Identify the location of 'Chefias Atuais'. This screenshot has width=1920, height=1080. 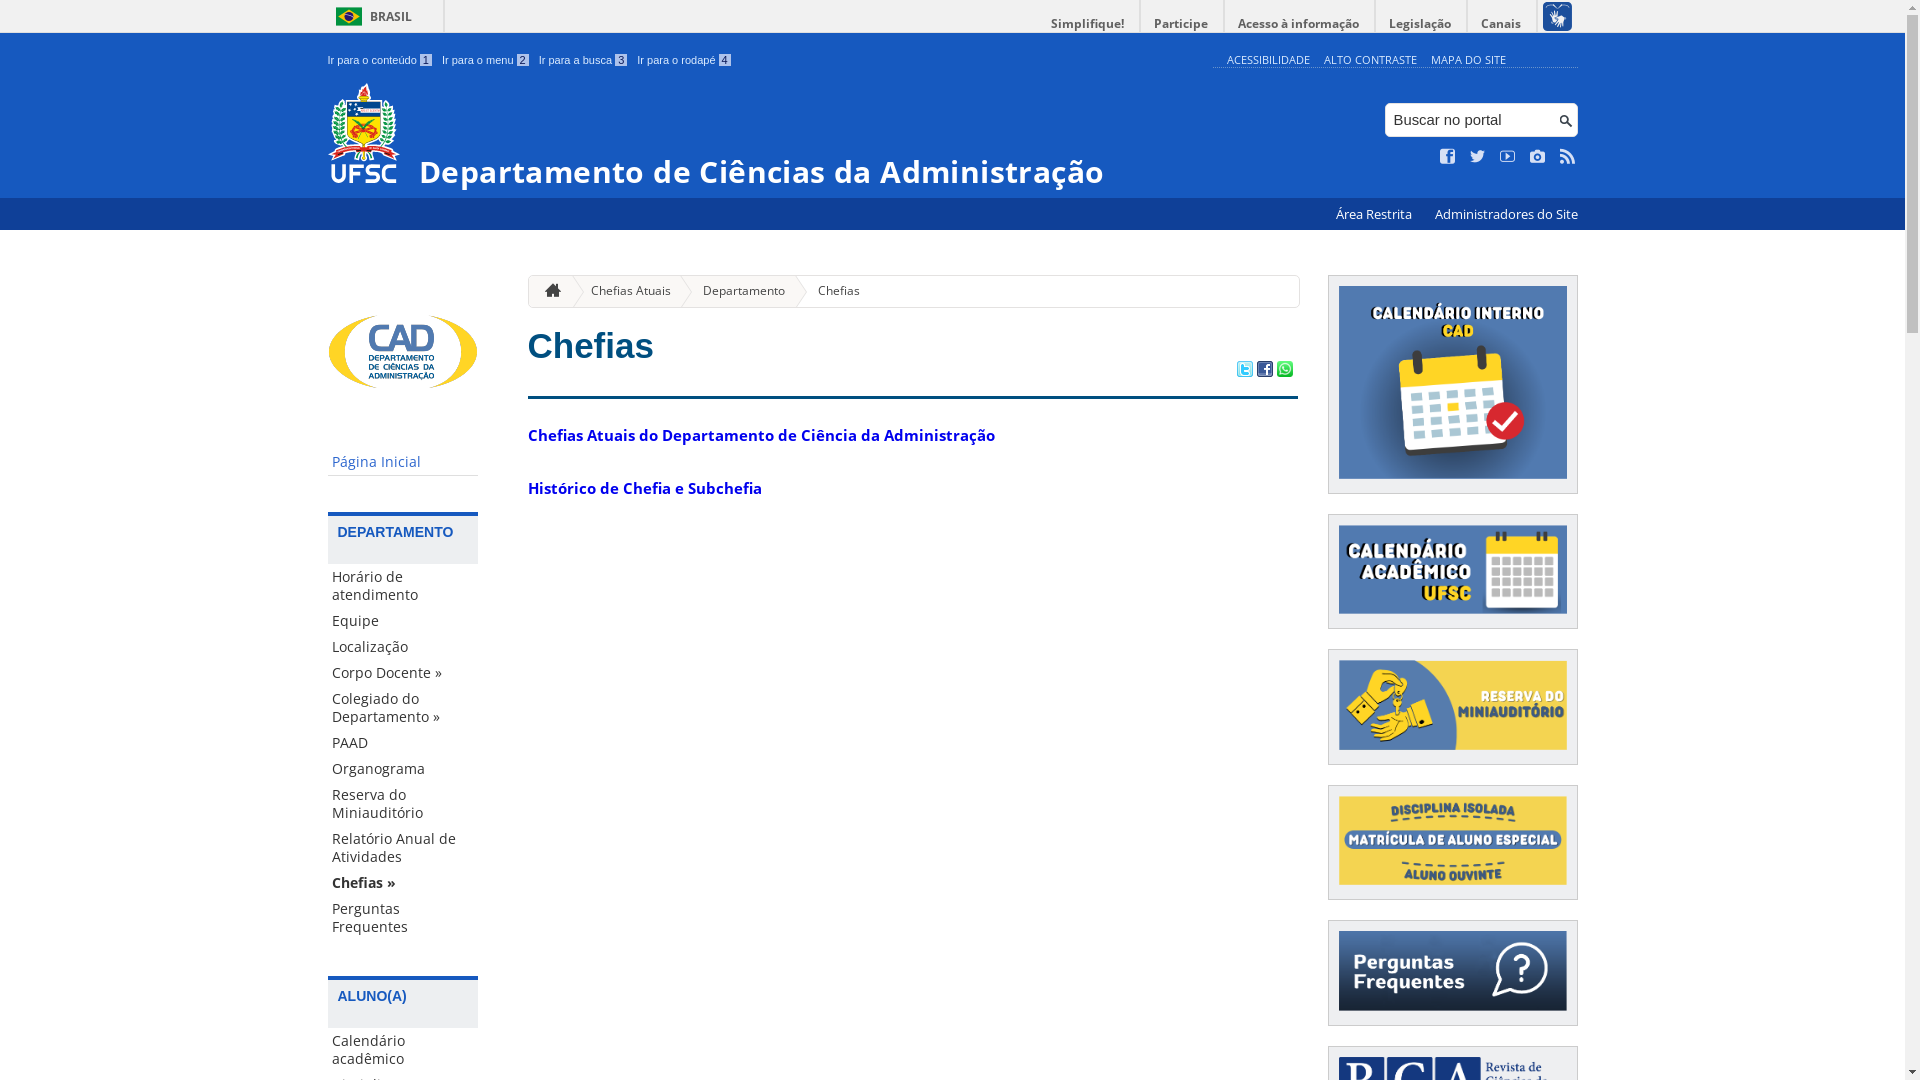
(622, 291).